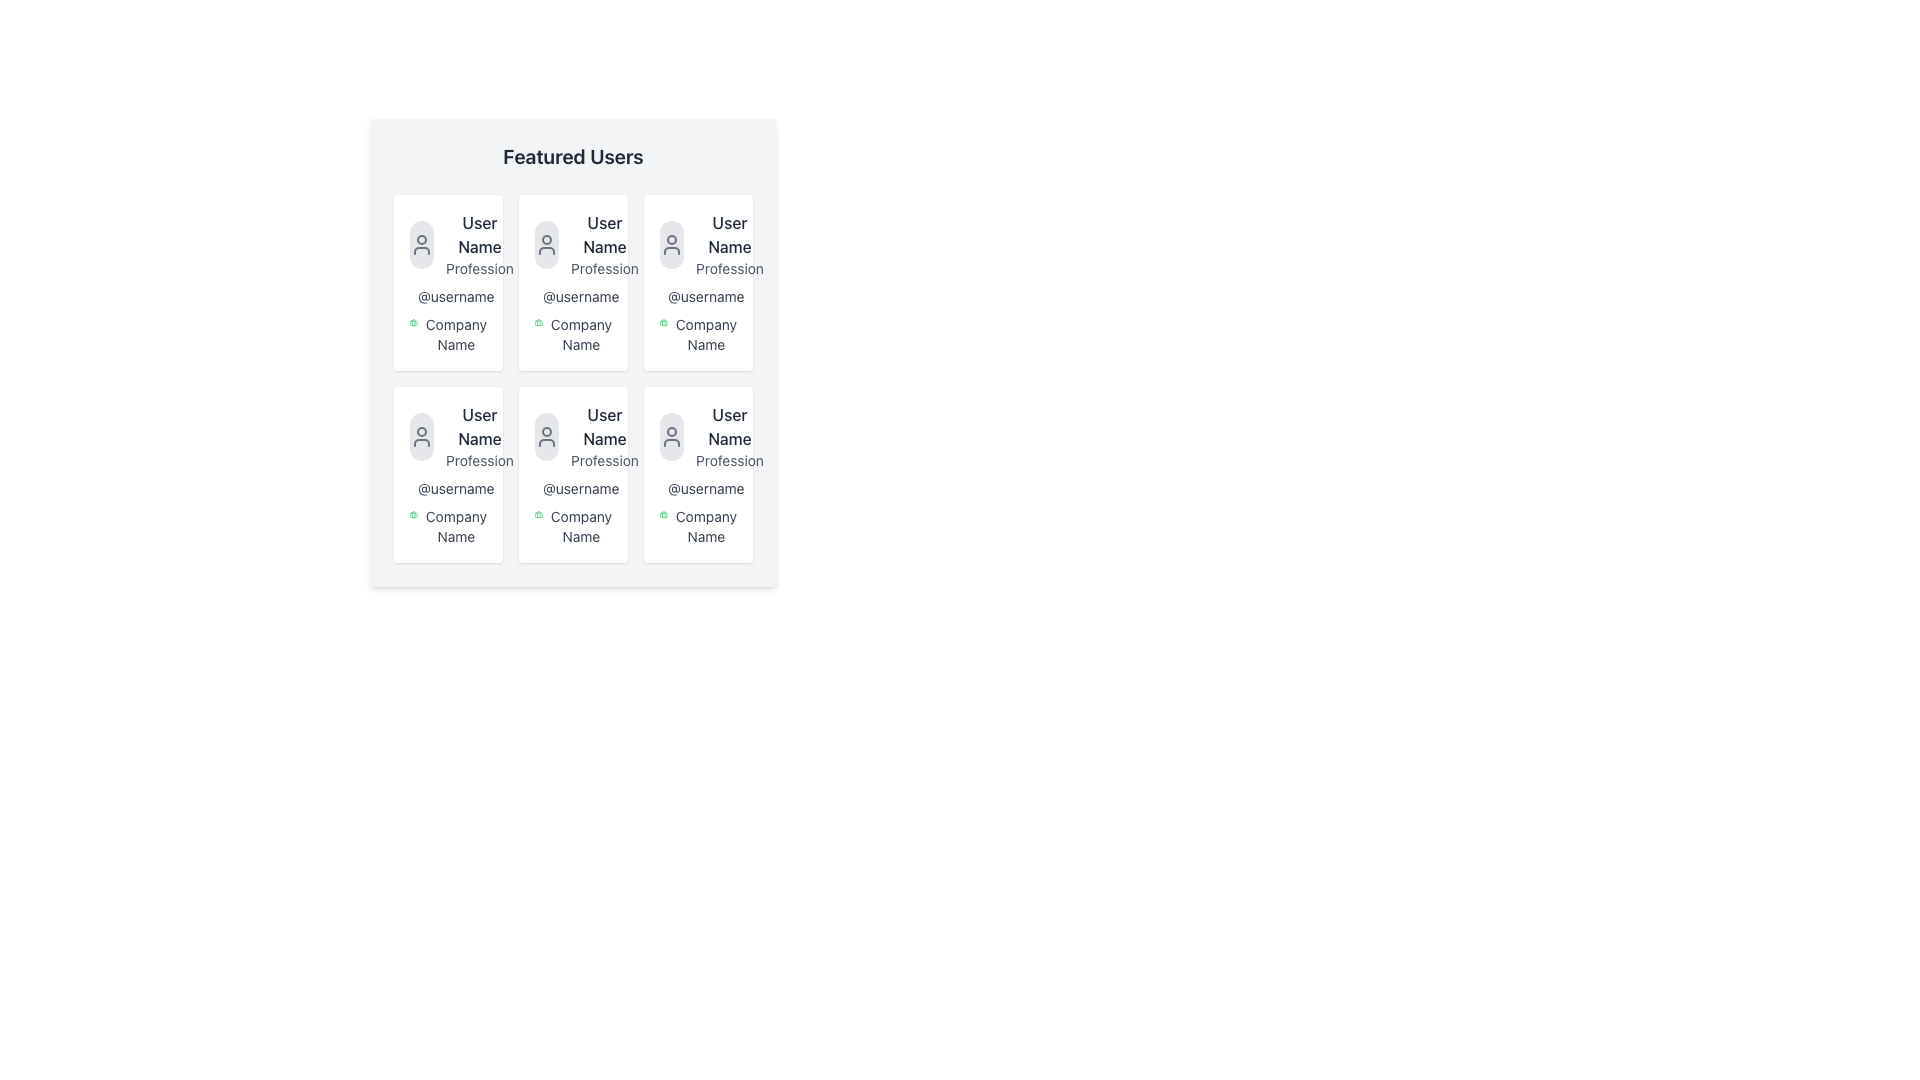 The height and width of the screenshot is (1080, 1920). What do you see at coordinates (455, 334) in the screenshot?
I see `text label indicating the associated user's company name located in the first user card of the 'Featured Users' grid, positioned below the '@username' text and above the green dot icon` at bounding box center [455, 334].